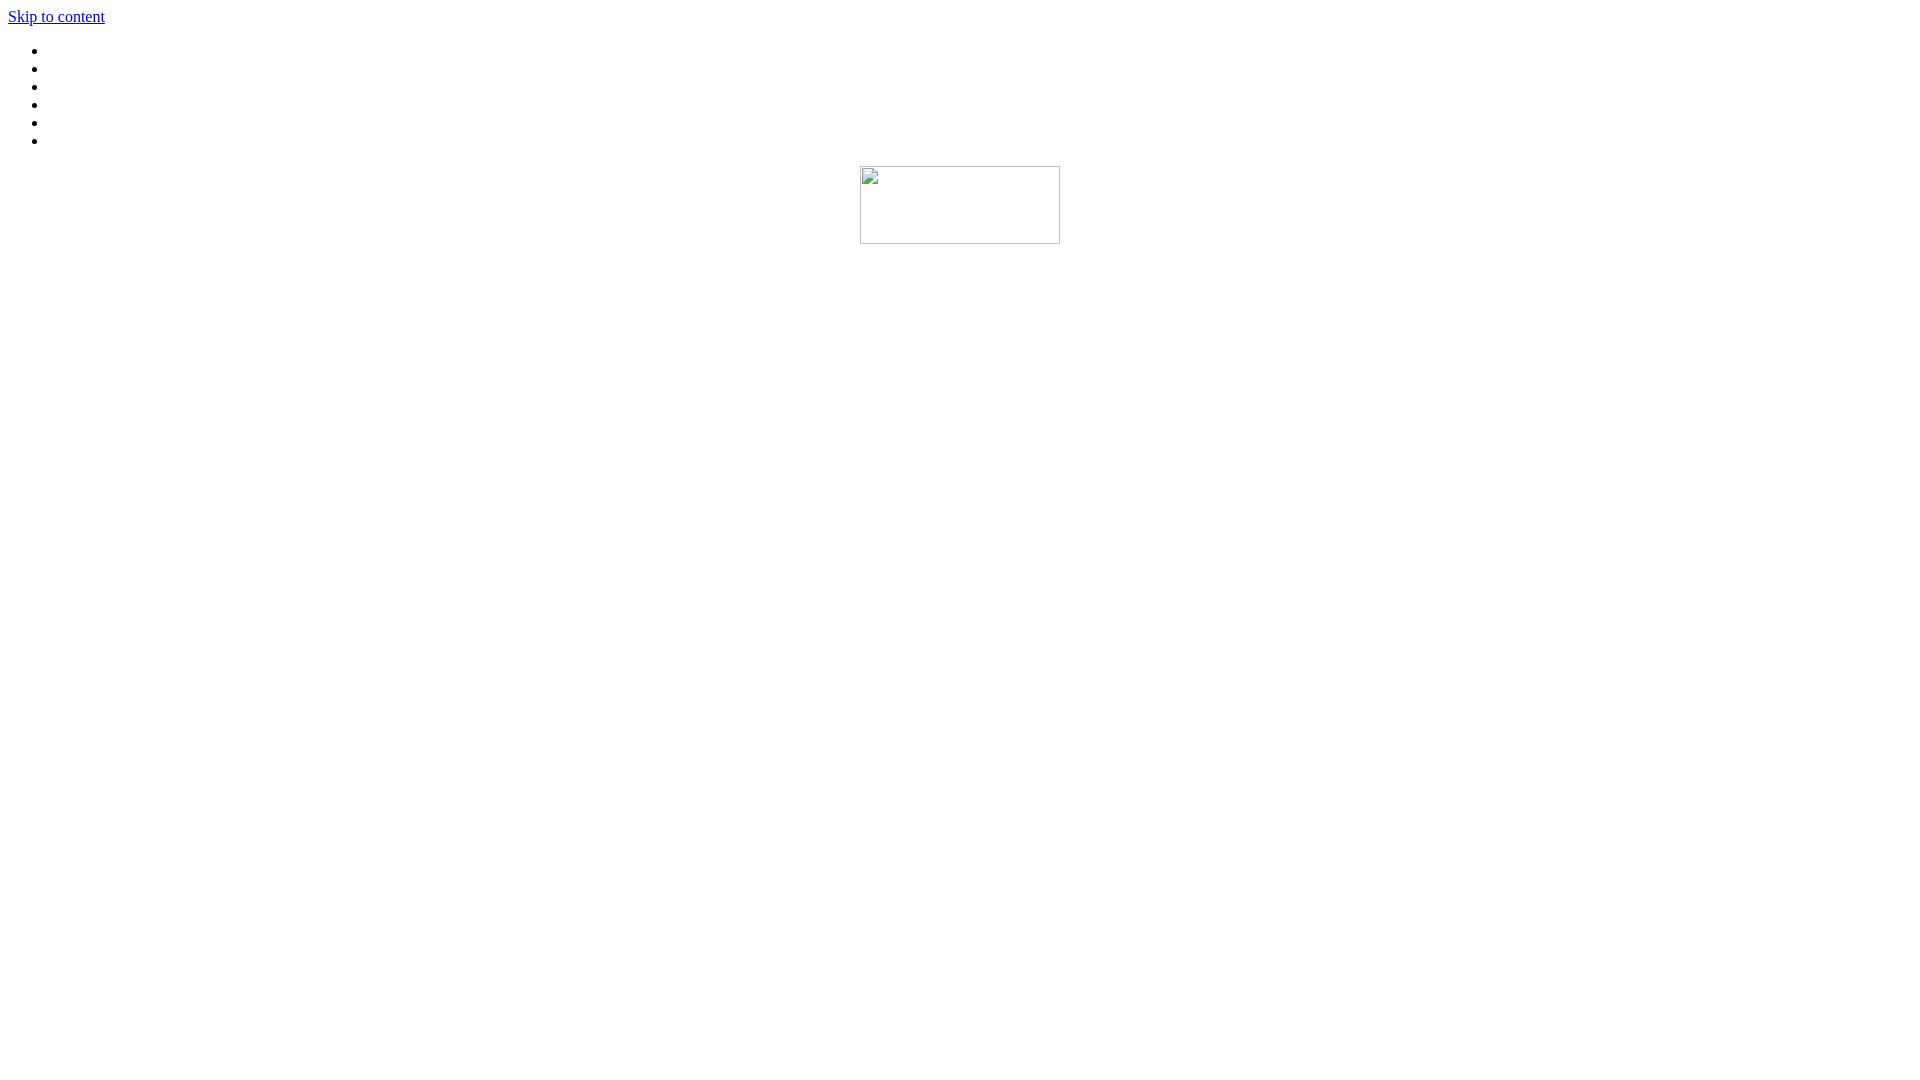 This screenshot has width=1920, height=1080. I want to click on 'Skip to content', so click(56, 16).